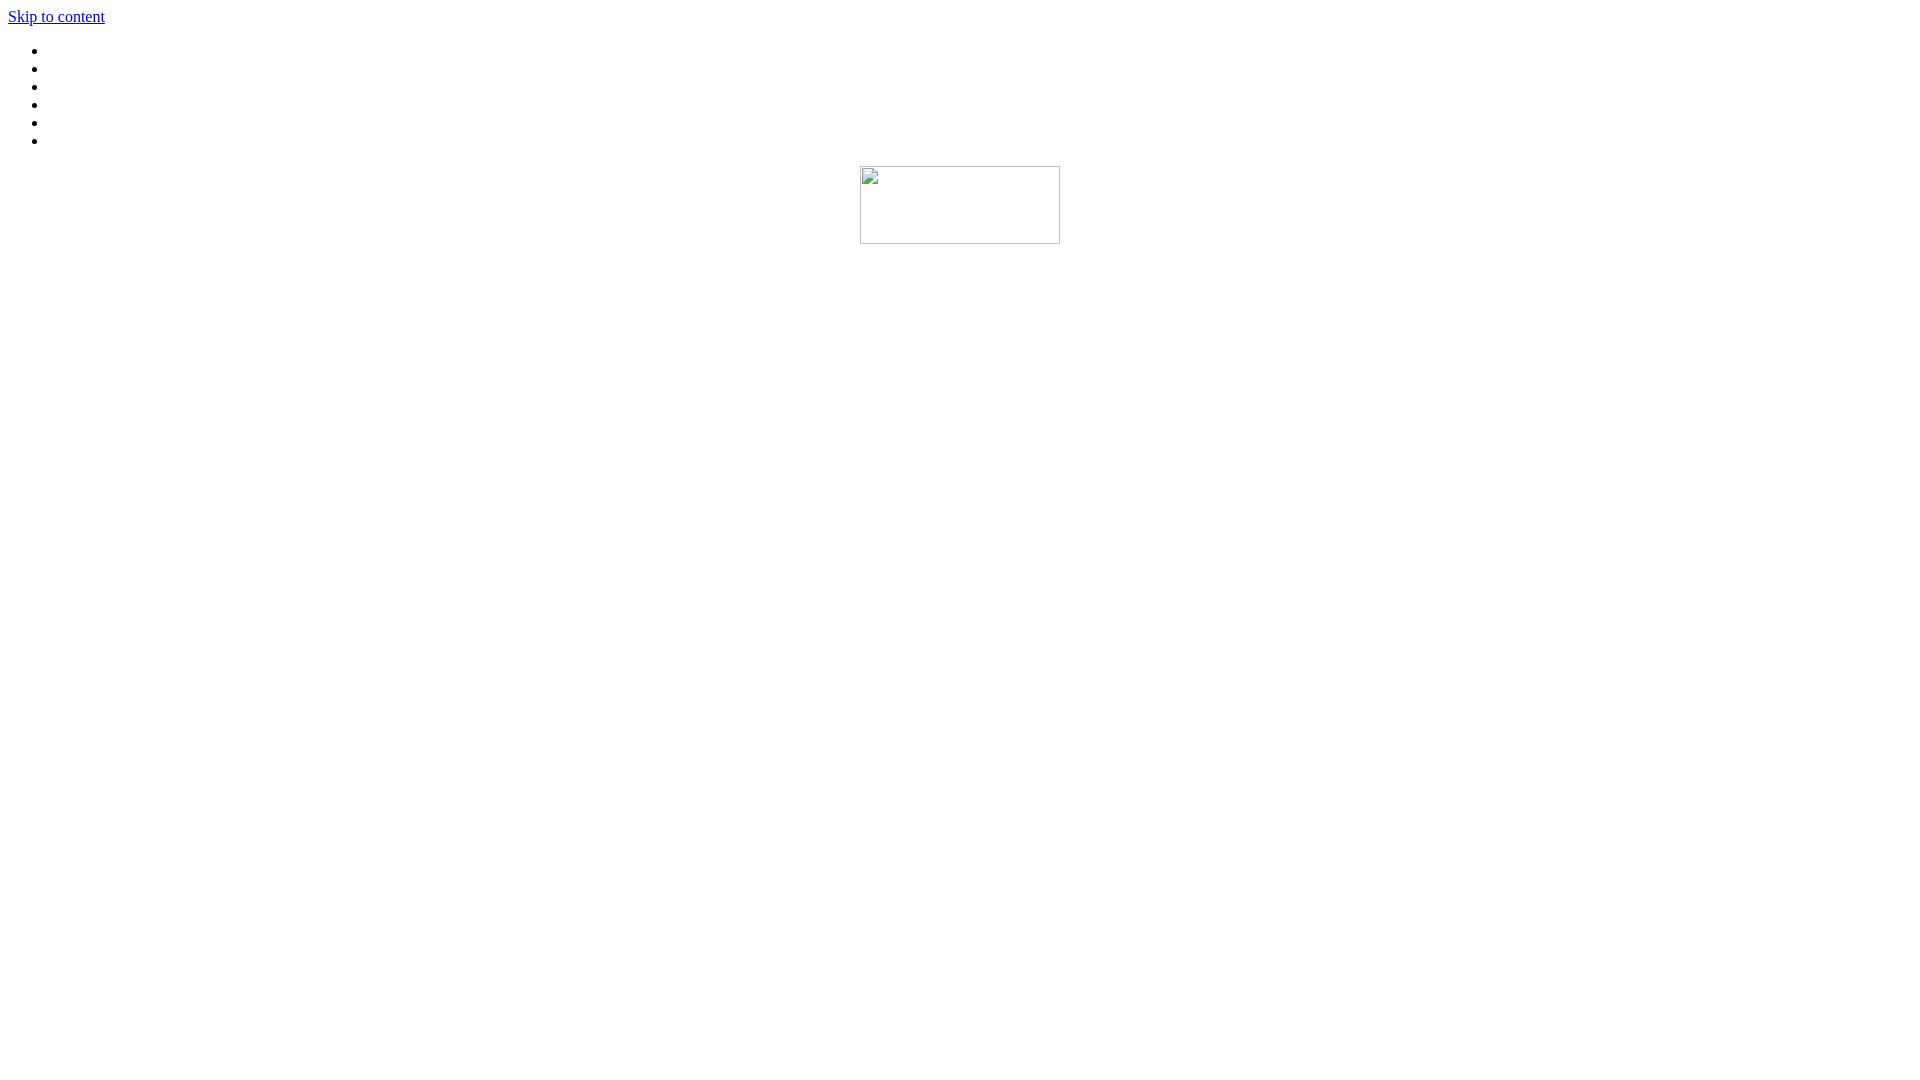 This screenshot has width=1920, height=1080. I want to click on 'Skip to content', so click(56, 16).